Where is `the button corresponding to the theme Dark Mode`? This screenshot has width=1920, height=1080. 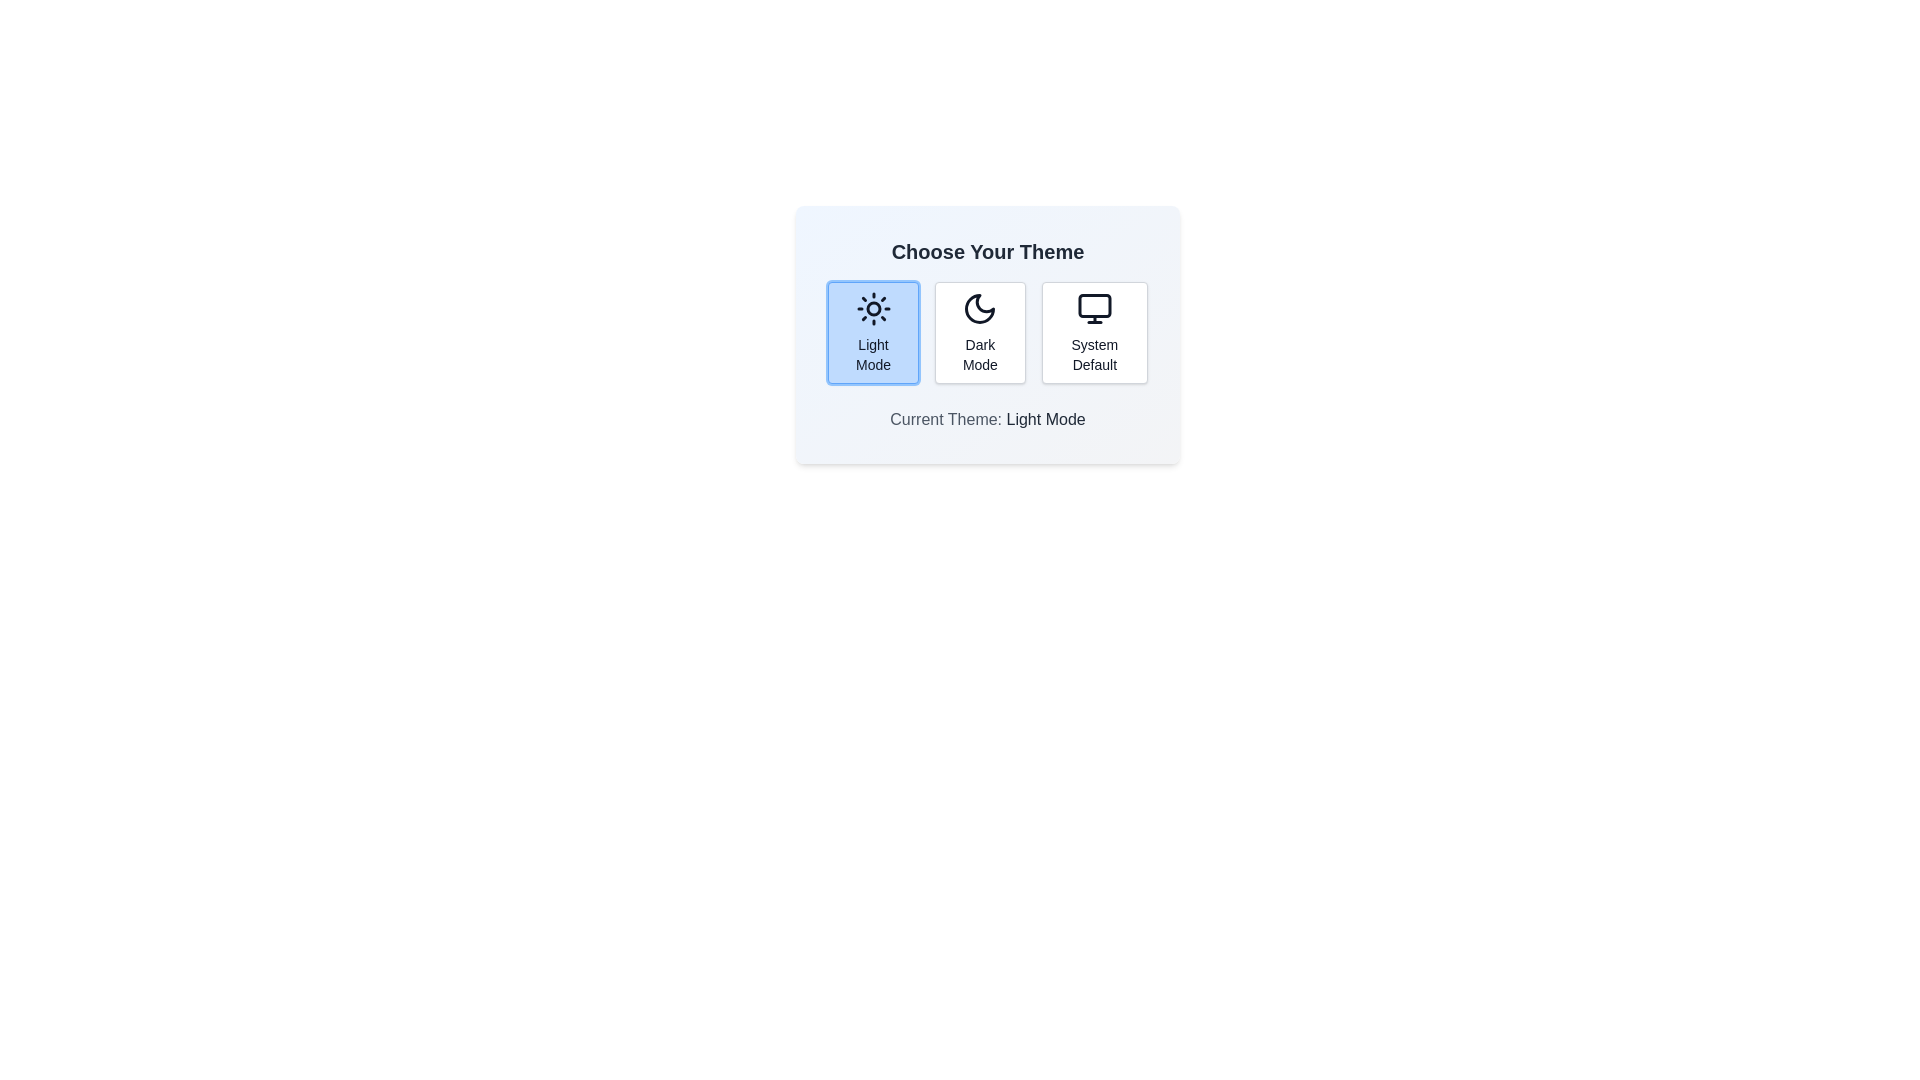
the button corresponding to the theme Dark Mode is located at coordinates (980, 331).